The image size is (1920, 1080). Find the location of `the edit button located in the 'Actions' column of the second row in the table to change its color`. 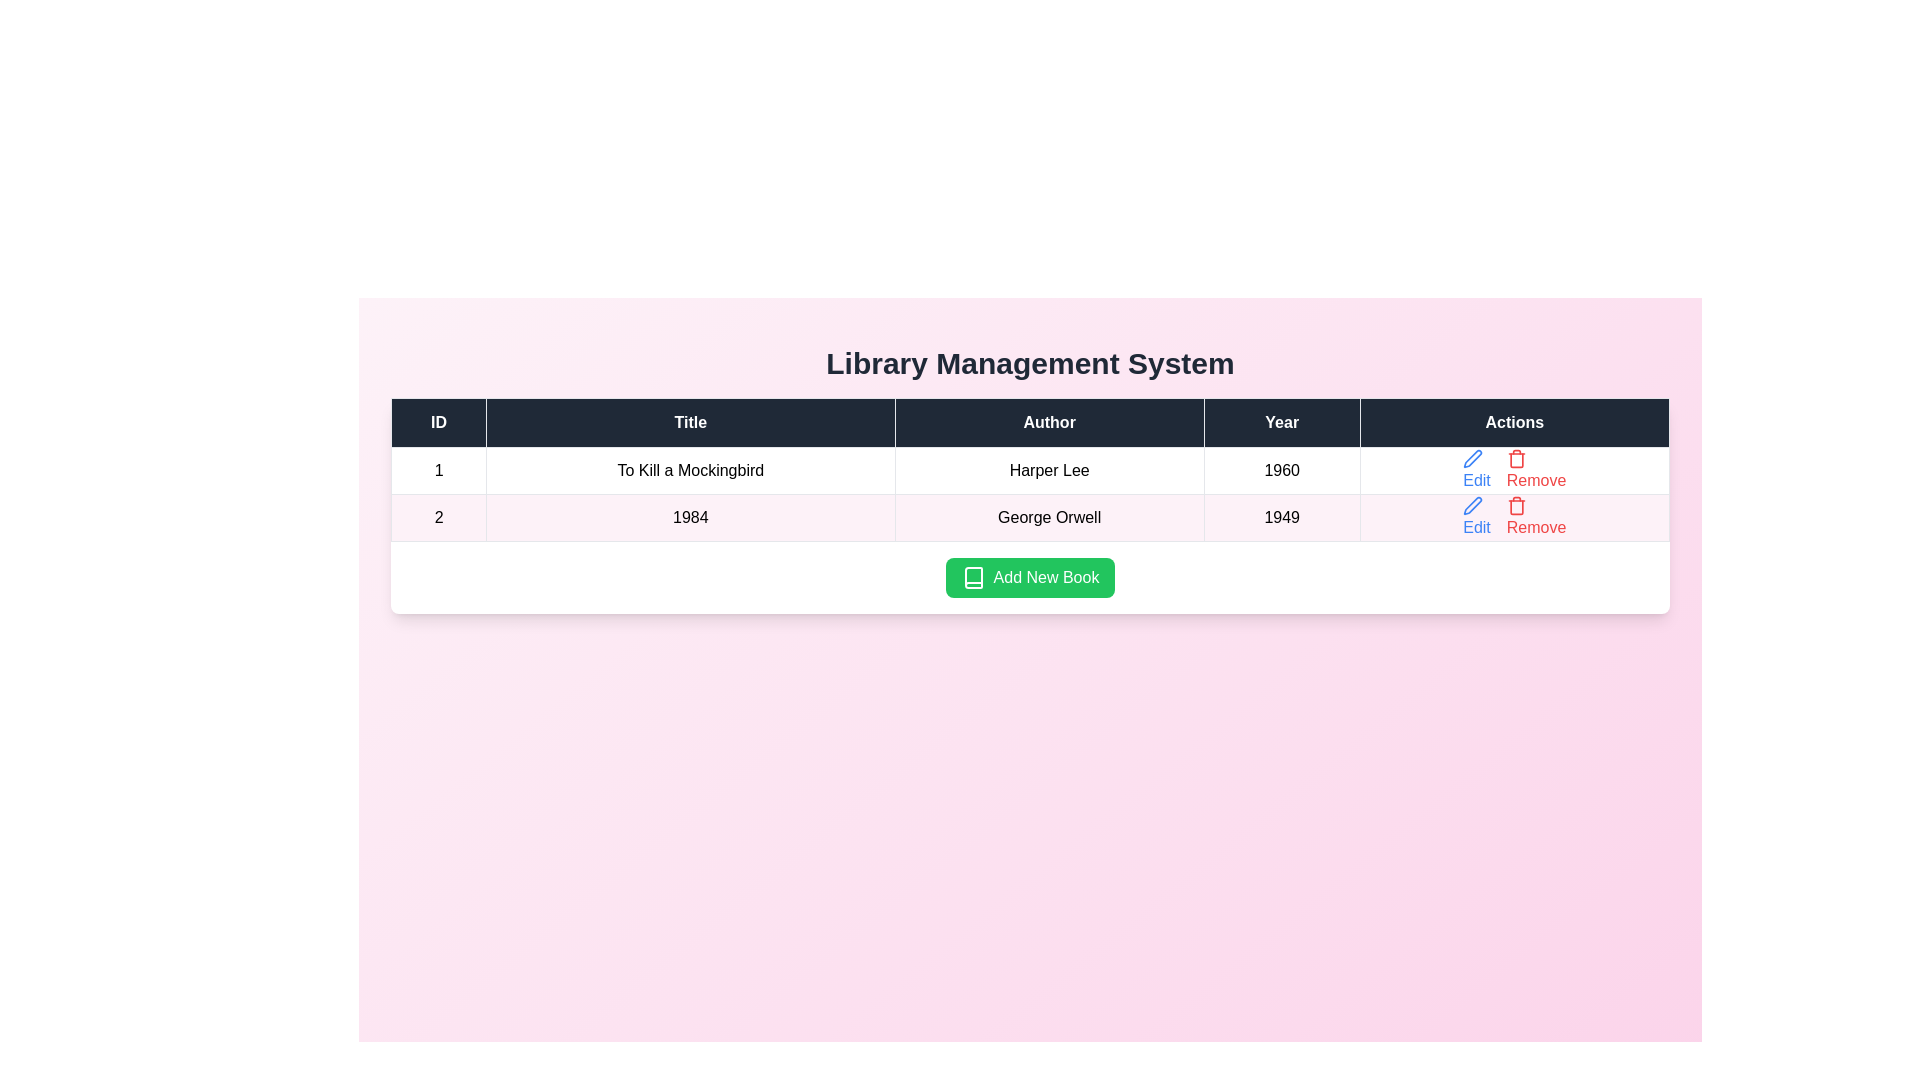

the edit button located in the 'Actions' column of the second row in the table to change its color is located at coordinates (1477, 516).